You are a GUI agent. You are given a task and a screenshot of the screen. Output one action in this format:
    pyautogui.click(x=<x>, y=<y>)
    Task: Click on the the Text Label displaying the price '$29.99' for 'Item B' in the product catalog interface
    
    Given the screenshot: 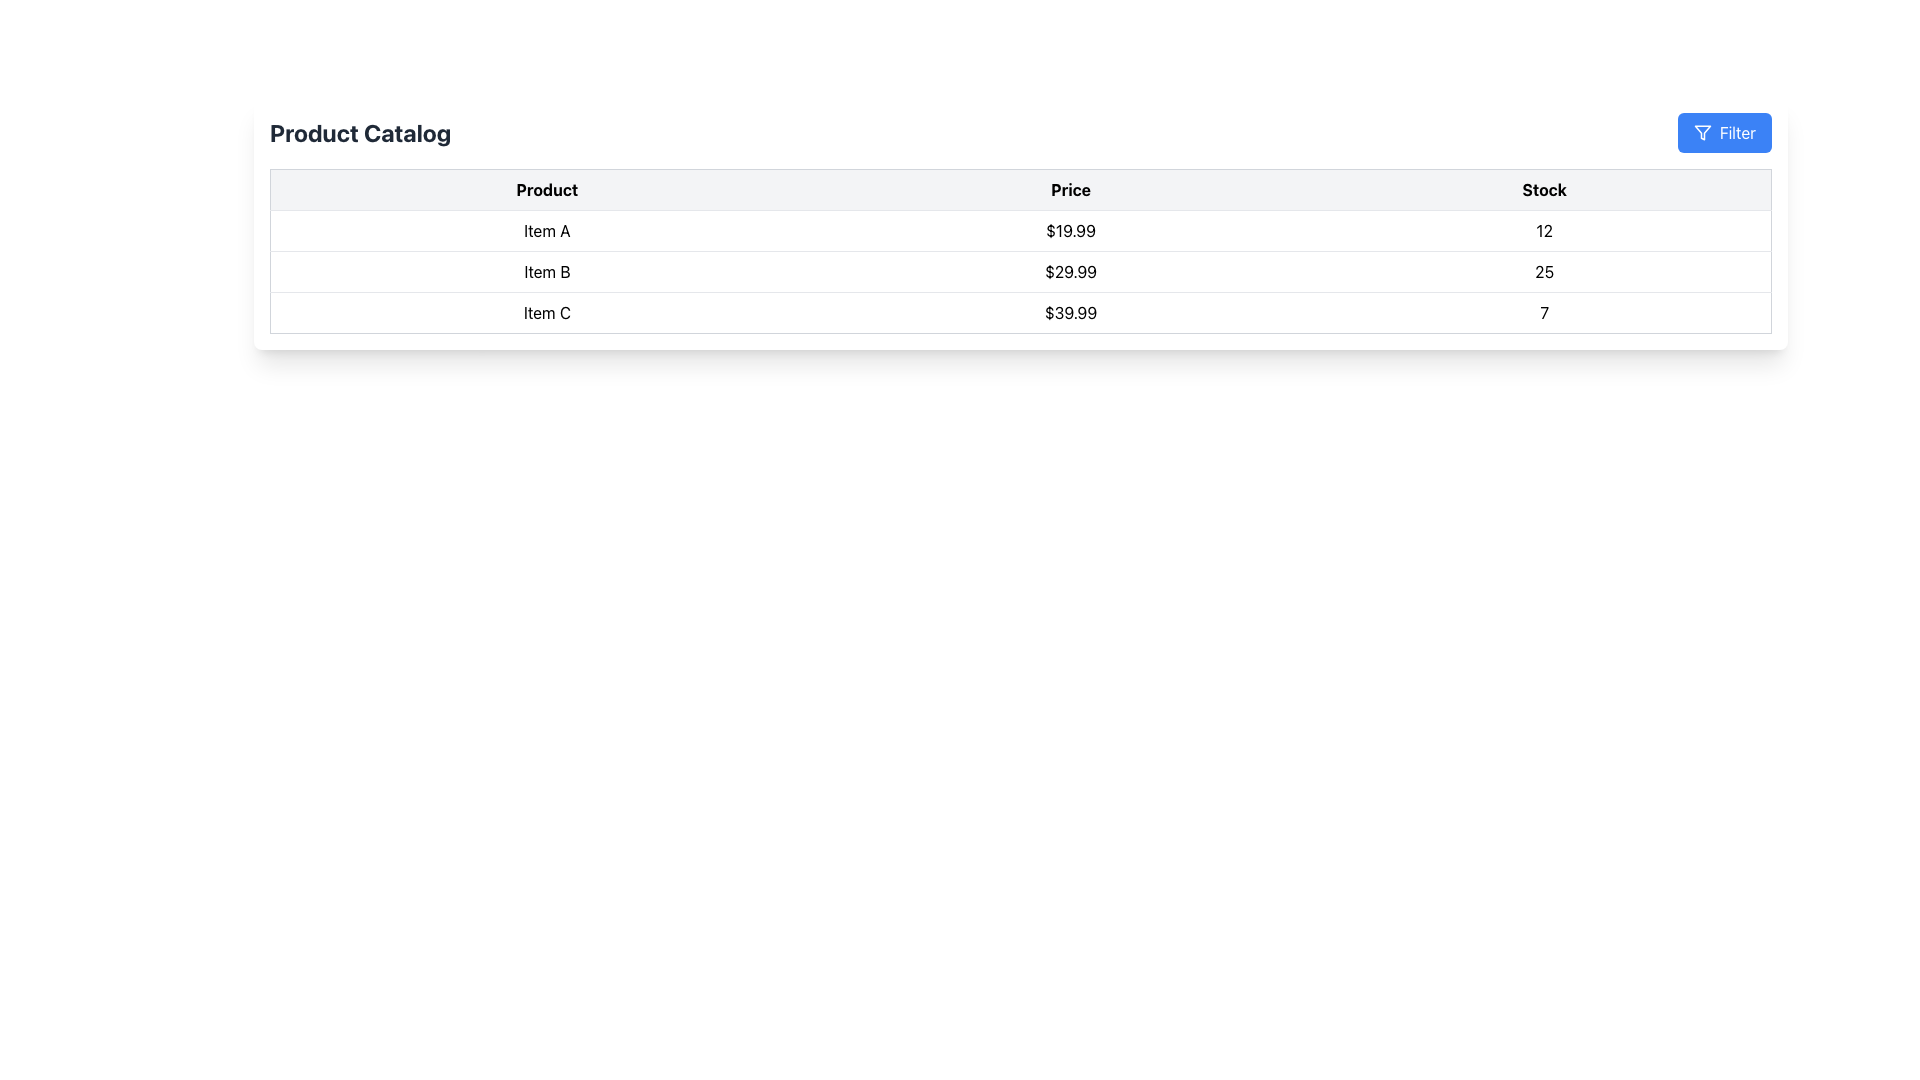 What is the action you would take?
    pyautogui.click(x=1070, y=272)
    